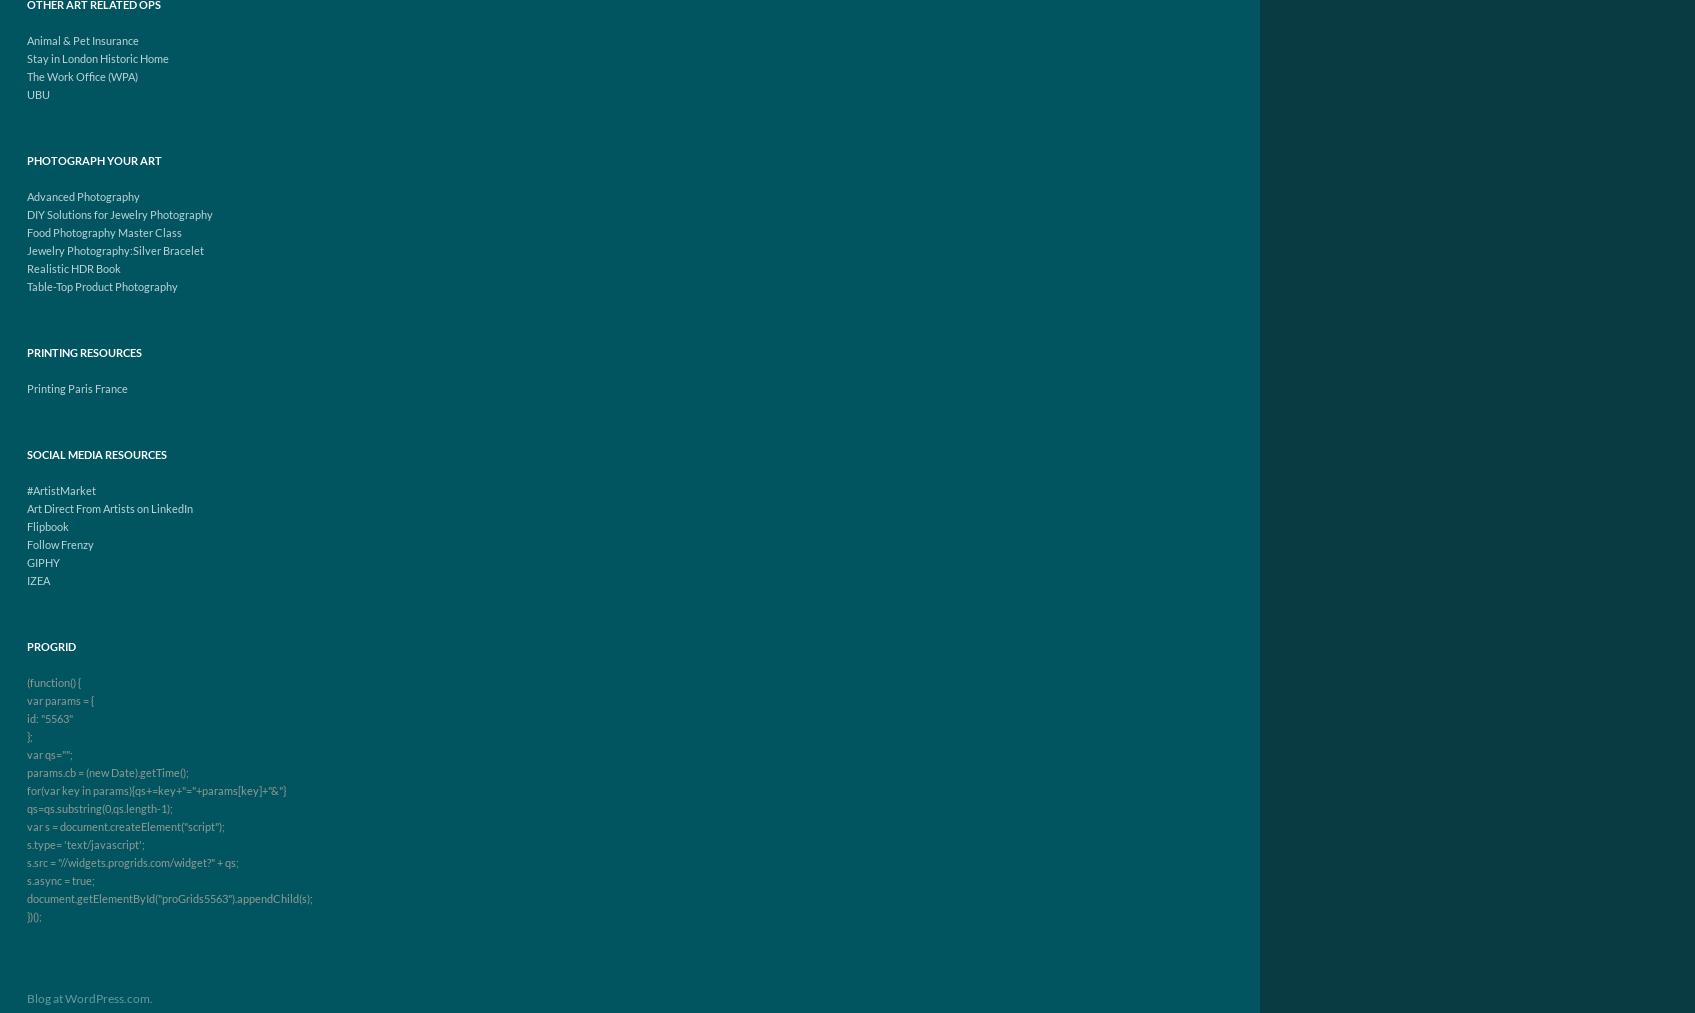 Image resolution: width=1695 pixels, height=1013 pixels. Describe the element at coordinates (38, 580) in the screenshot. I see `'IZEA'` at that location.